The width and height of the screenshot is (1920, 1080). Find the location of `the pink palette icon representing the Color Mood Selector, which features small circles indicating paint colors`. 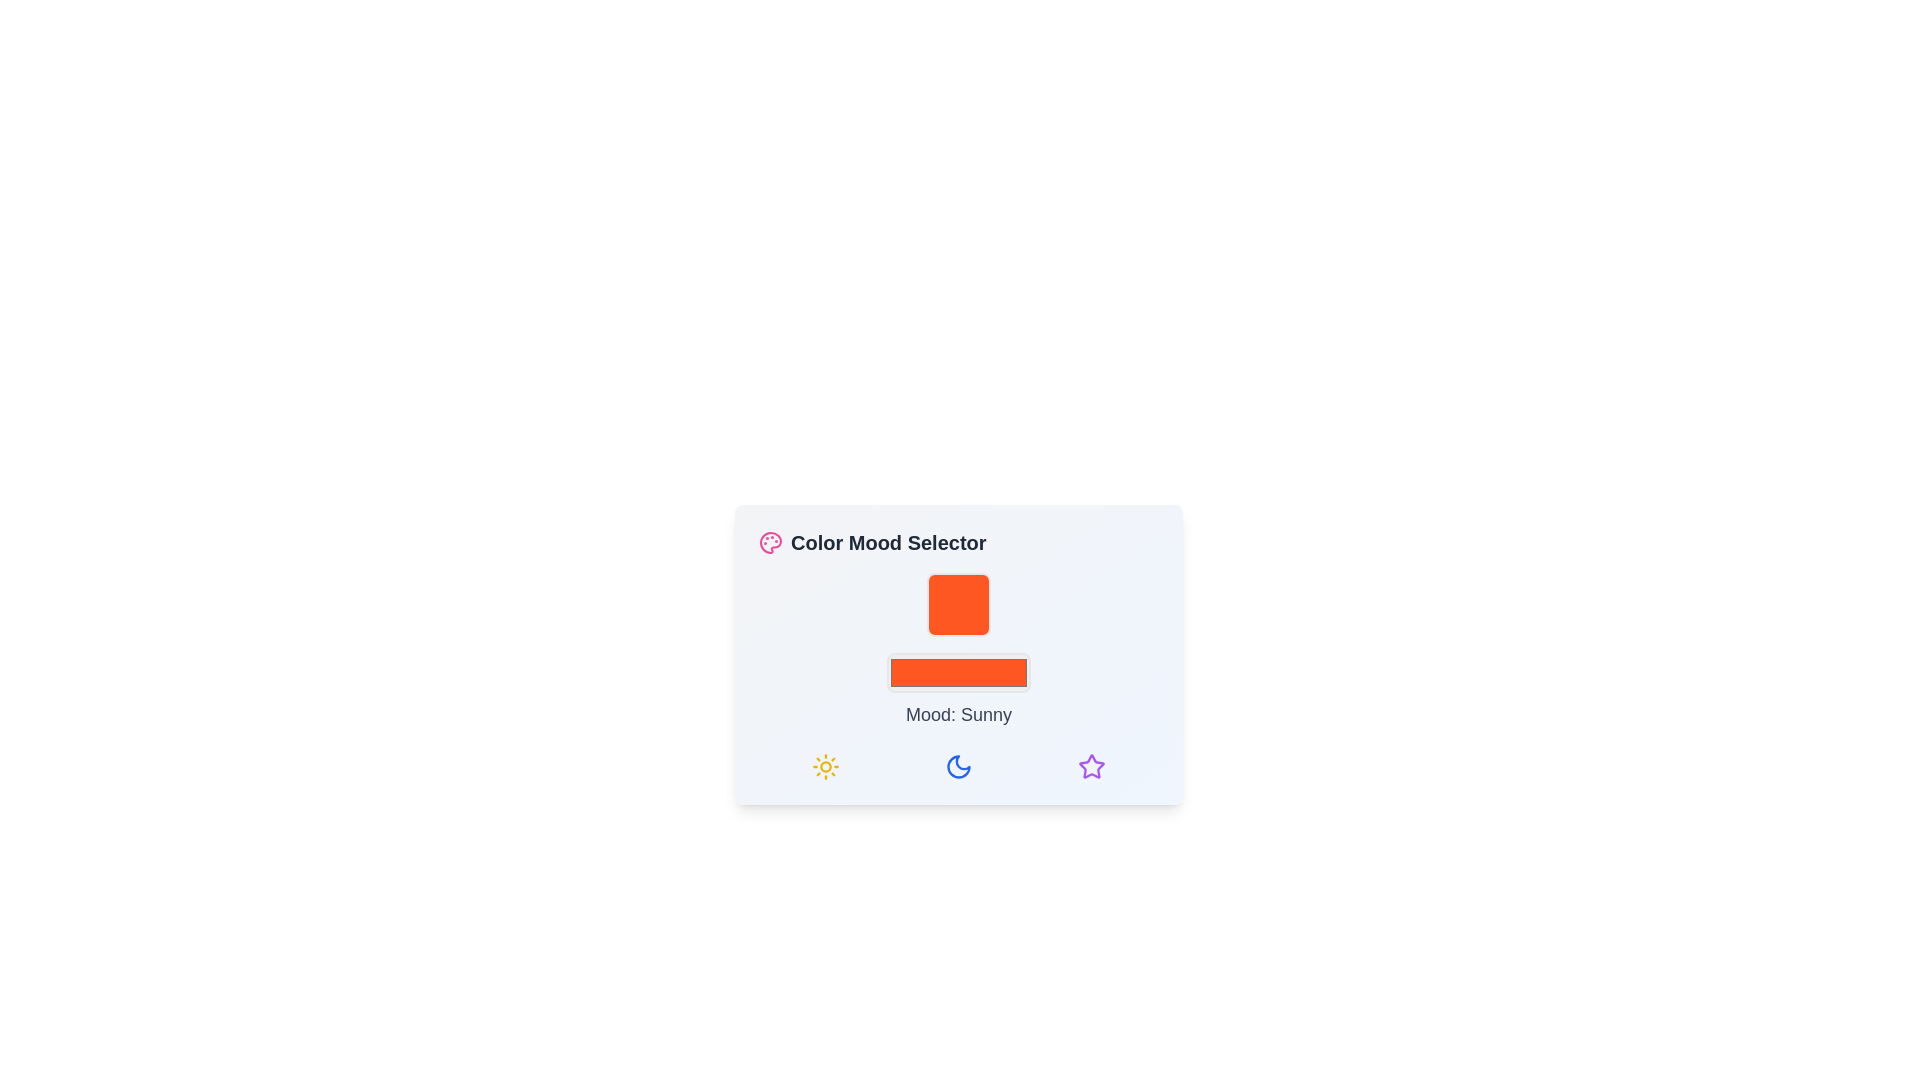

the pink palette icon representing the Color Mood Selector, which features small circles indicating paint colors is located at coordinates (770, 543).